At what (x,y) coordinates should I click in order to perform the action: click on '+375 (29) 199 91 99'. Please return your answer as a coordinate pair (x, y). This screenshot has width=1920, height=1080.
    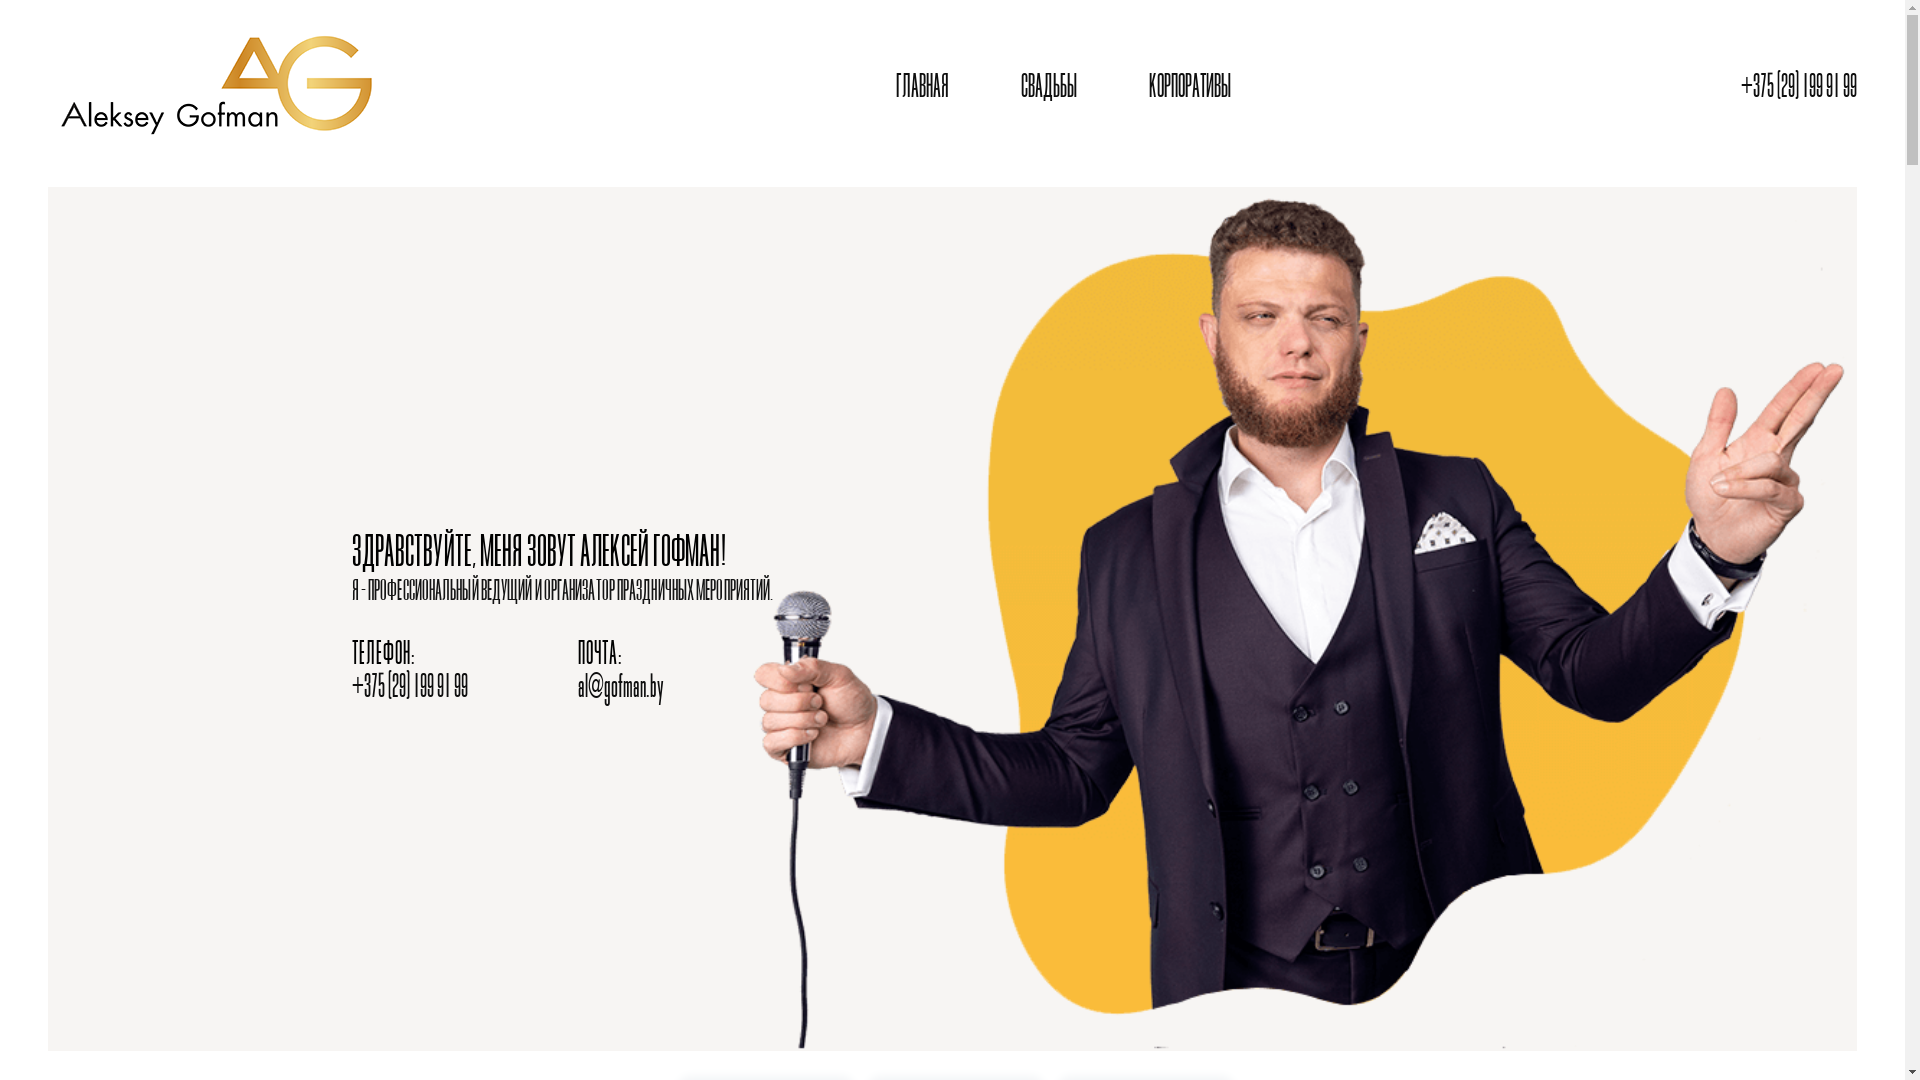
    Looking at the image, I should click on (408, 687).